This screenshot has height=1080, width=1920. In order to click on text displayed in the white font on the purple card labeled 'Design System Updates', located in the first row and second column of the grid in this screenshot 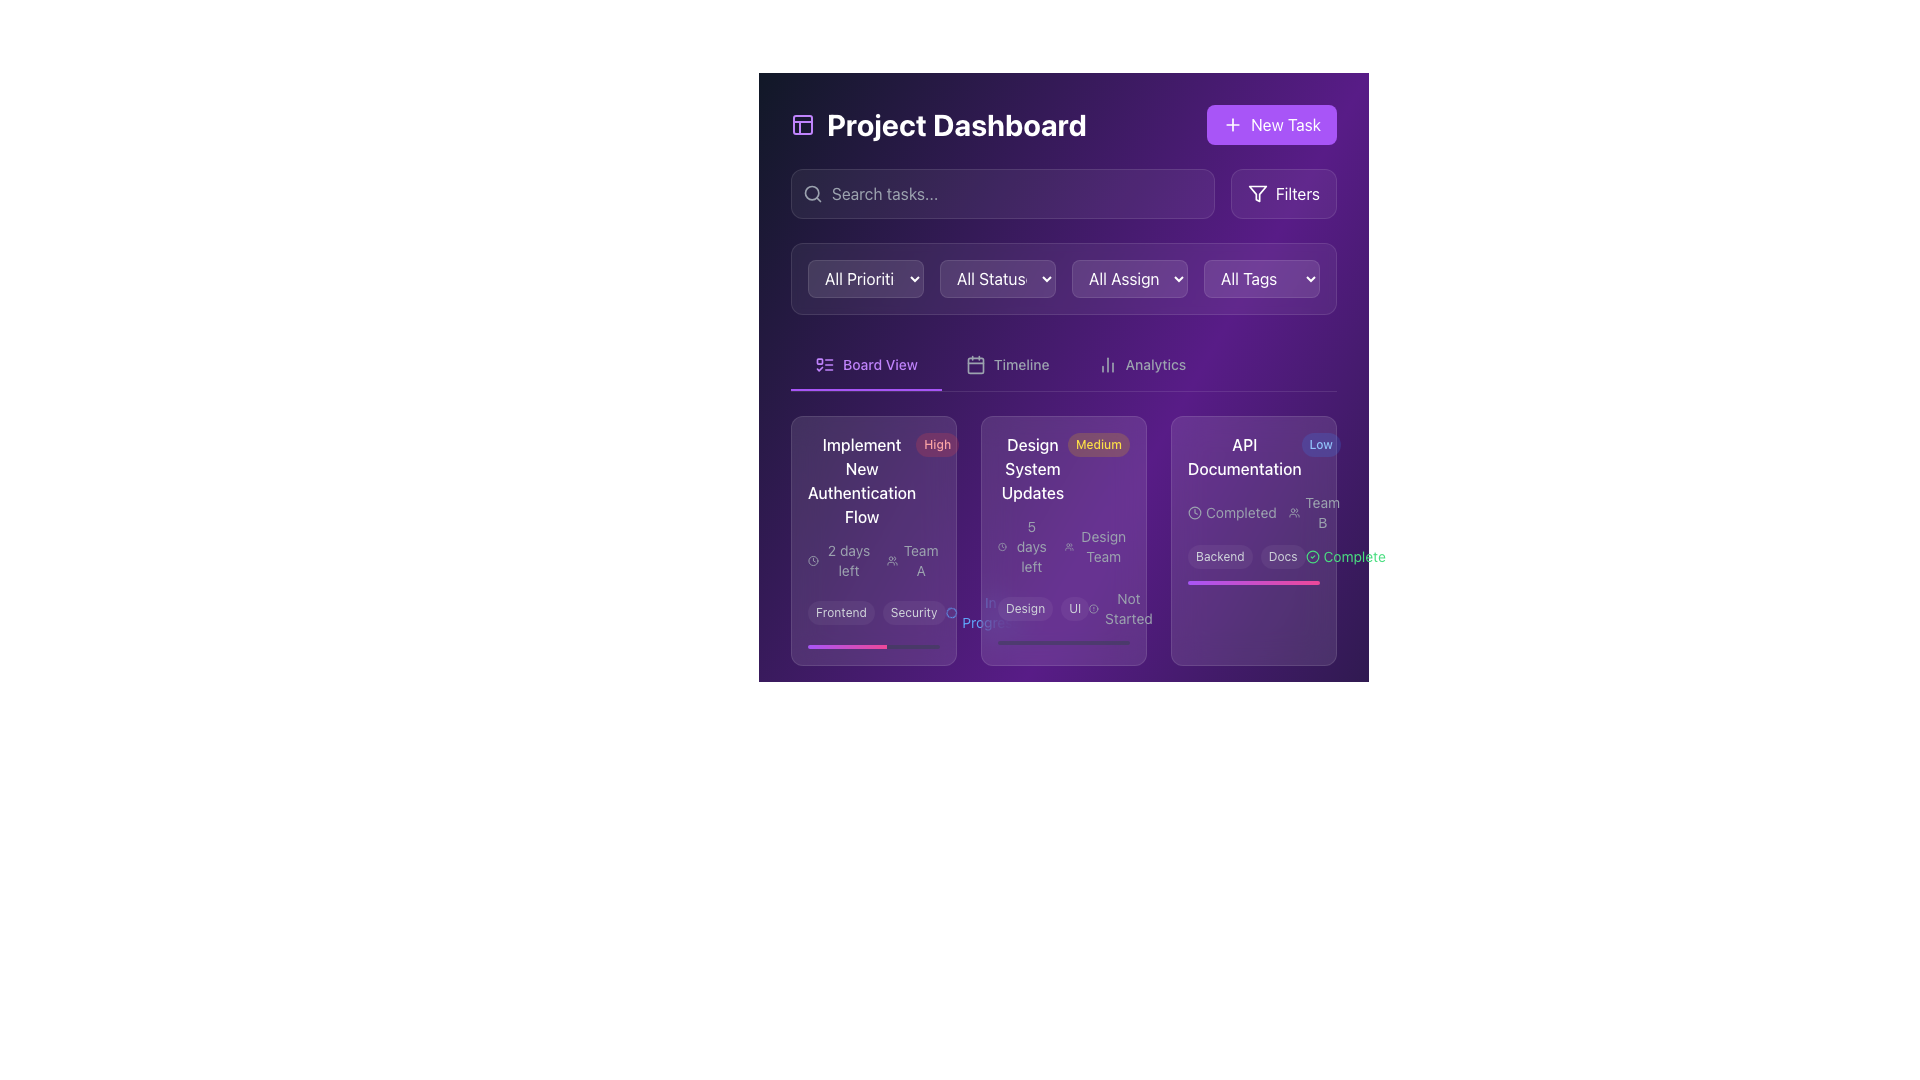, I will do `click(1032, 469)`.